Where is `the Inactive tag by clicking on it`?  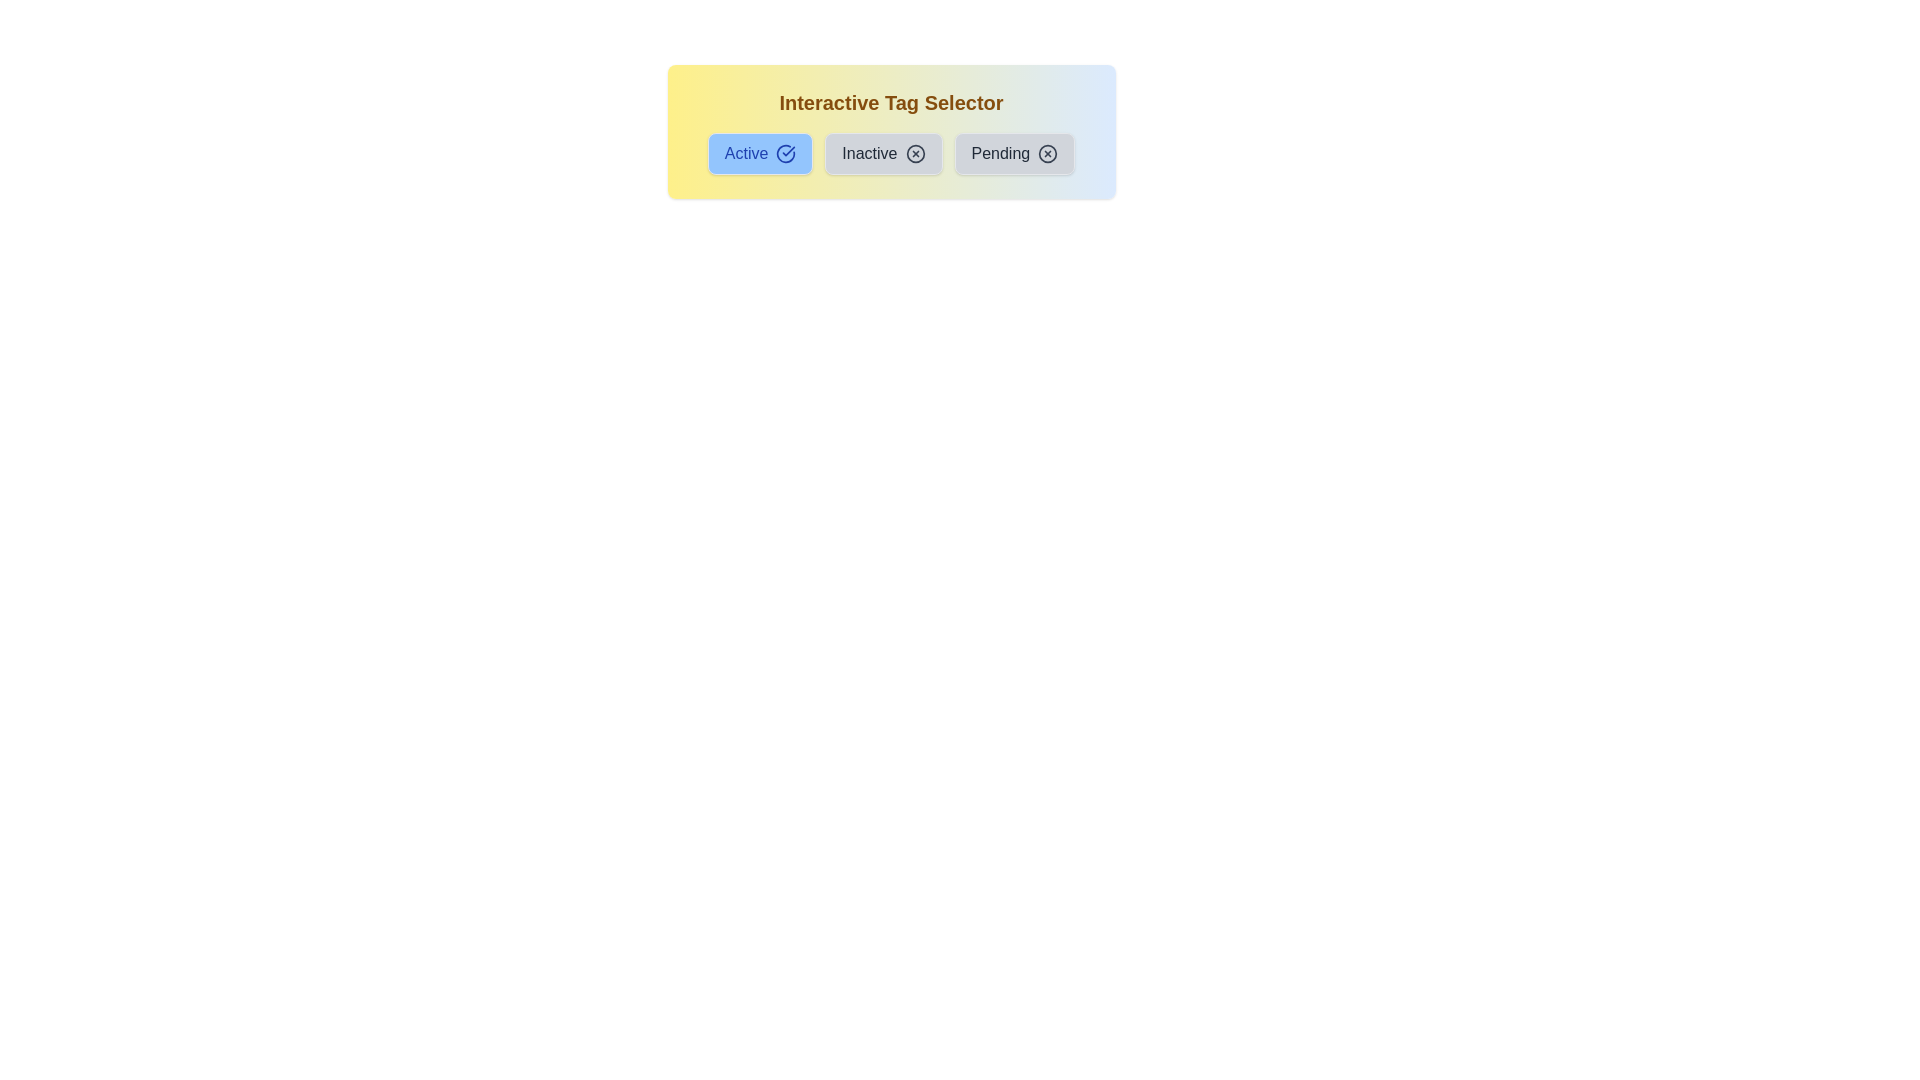 the Inactive tag by clicking on it is located at coordinates (882, 153).